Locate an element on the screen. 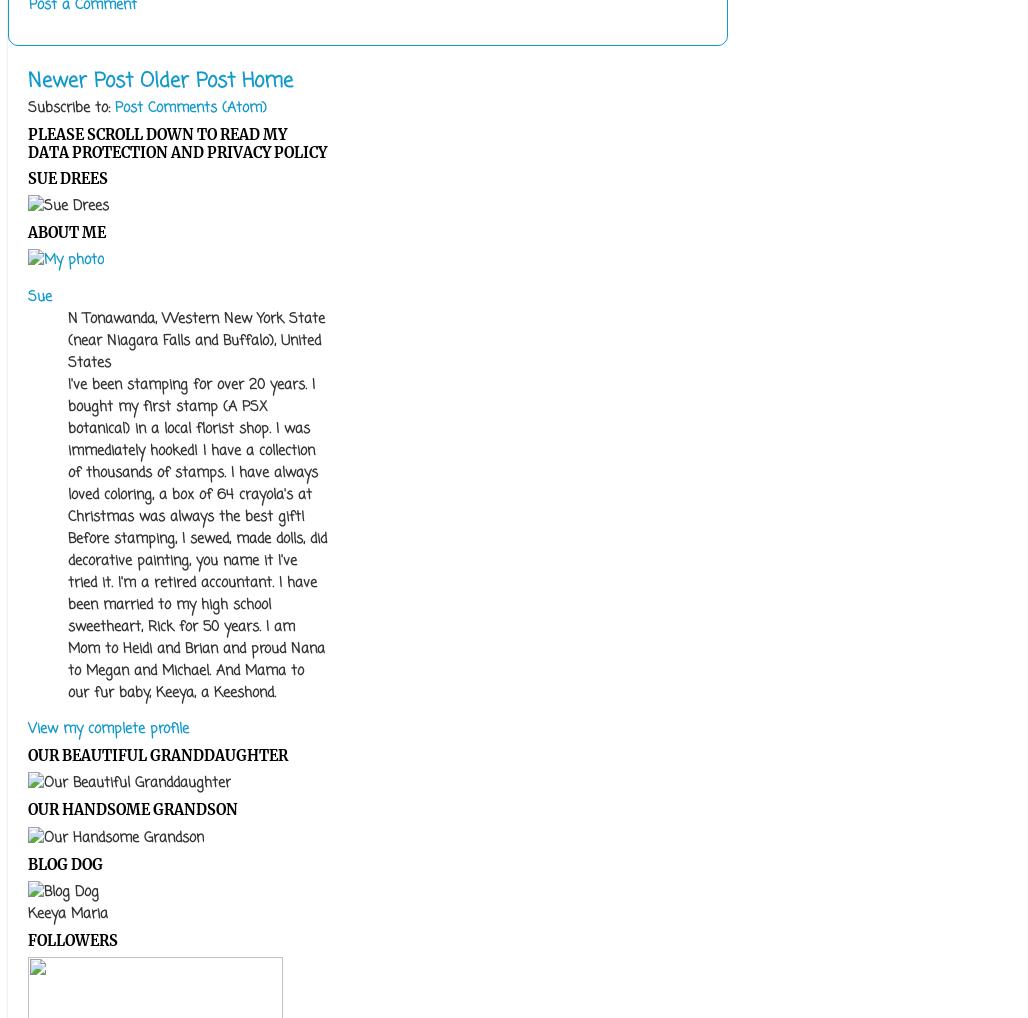 This screenshot has height=1018, width=1028. 'I've been stamping for over 20 years. I bought my first stamp (A PSX botanical) in a local florist shop.
I was immediately hooked!
I have a collection of thousands of stamps. I have always loved coloring, a box of 64 crayola's at Christmas was always the best gift!  Before stamping, I sewed, made dolls, did decorative painting, you name it I've tried it.
I'm a retired accountant.  I have been married to my high school sweetheart, Rick for 50 years.  I am Mom to Heidi and Brian and proud Nana to Megan and Michael. And Mama to our fur baby, Keeya, a Keeshond.' is located at coordinates (196, 537).